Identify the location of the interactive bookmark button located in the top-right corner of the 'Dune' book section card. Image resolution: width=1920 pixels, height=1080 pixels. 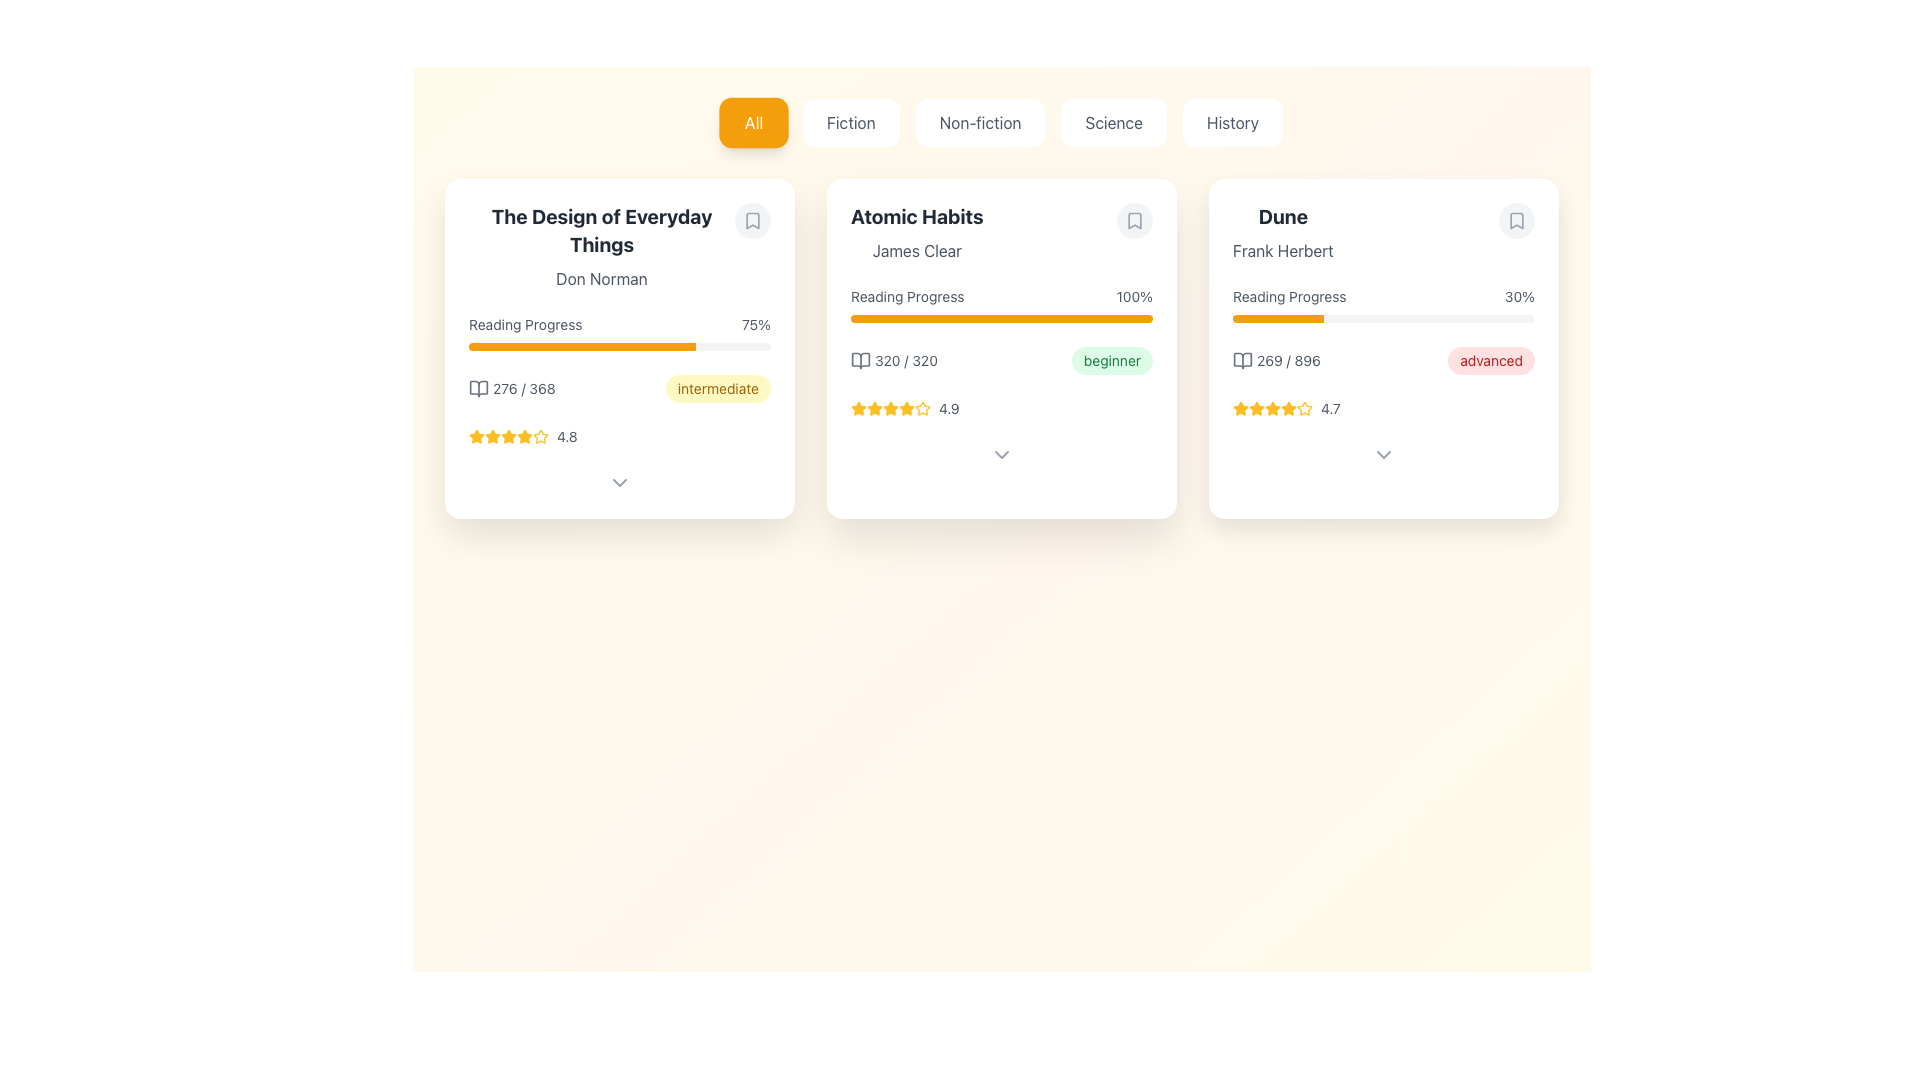
(1516, 220).